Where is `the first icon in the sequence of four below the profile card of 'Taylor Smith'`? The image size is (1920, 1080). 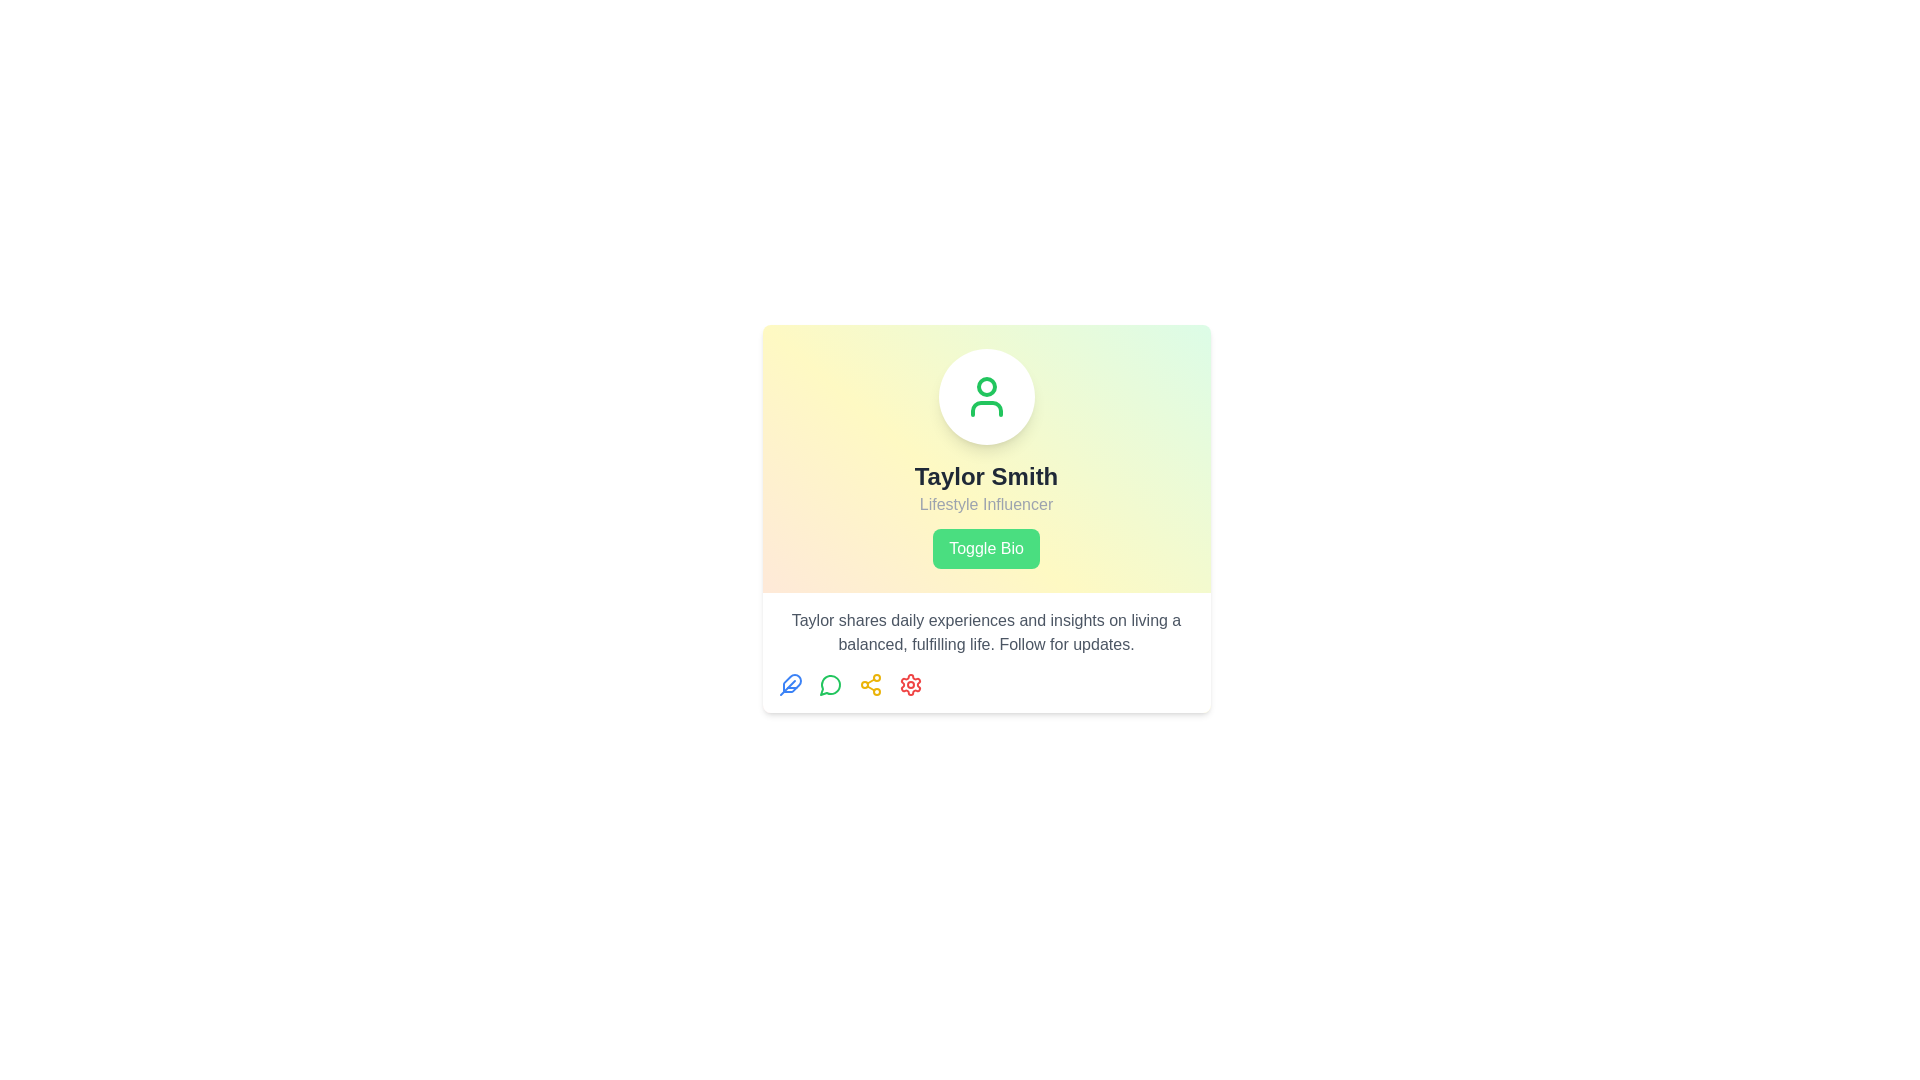
the first icon in the sequence of four below the profile card of 'Taylor Smith' is located at coordinates (789, 684).